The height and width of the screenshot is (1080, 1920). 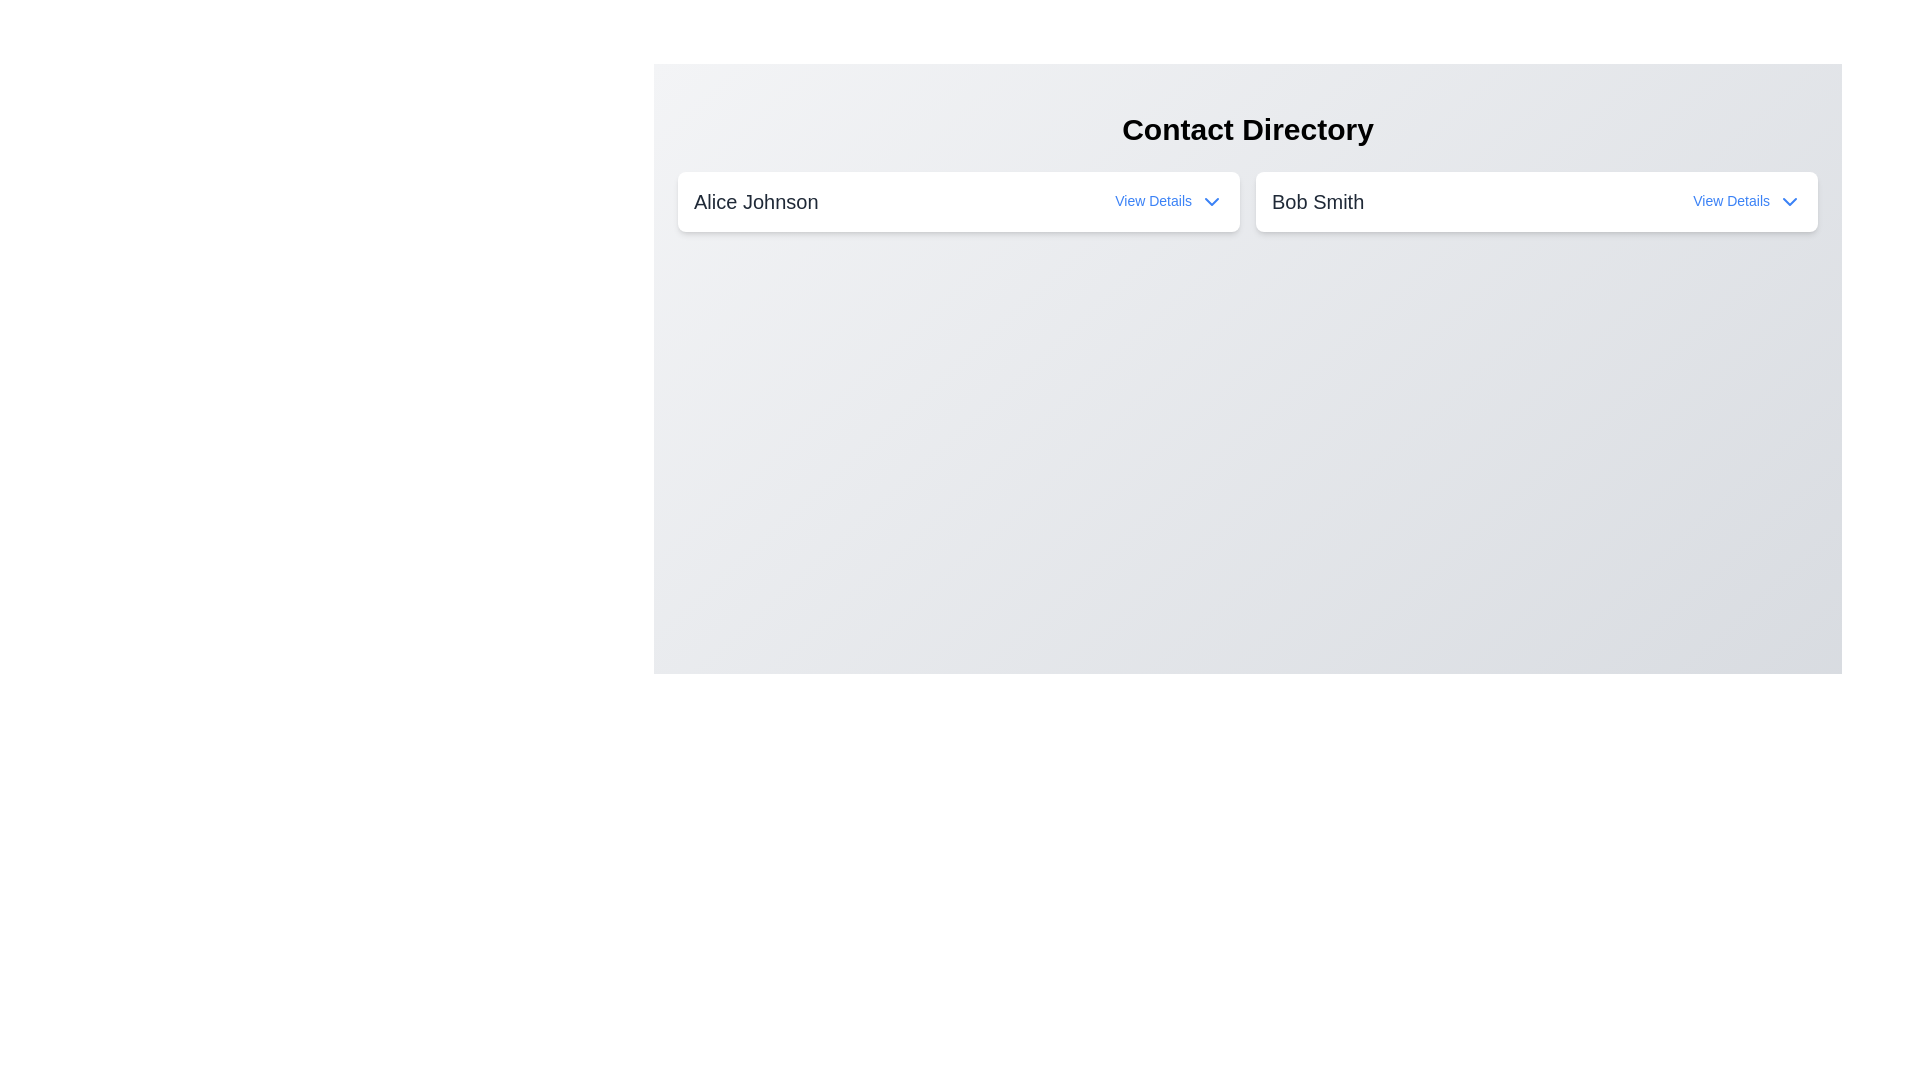 I want to click on the chevron on the contact entry for 'Bob Smith' to reveal additional options, so click(x=1535, y=201).